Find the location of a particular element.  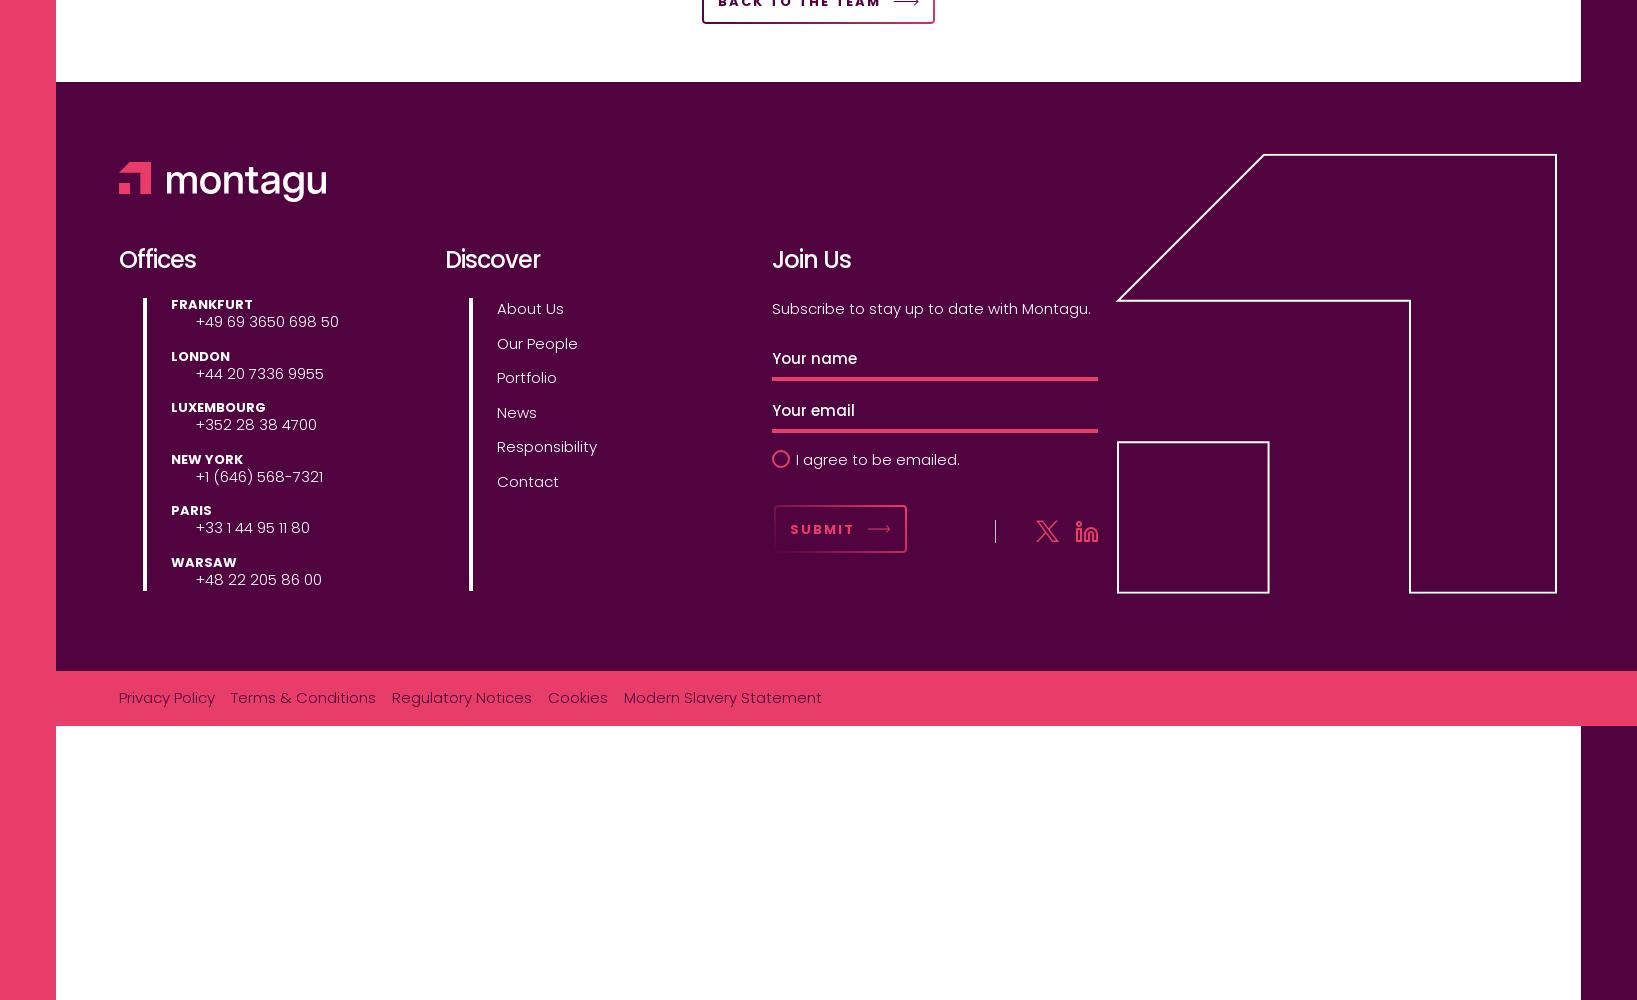

'I agree to be emailed.' is located at coordinates (876, 457).